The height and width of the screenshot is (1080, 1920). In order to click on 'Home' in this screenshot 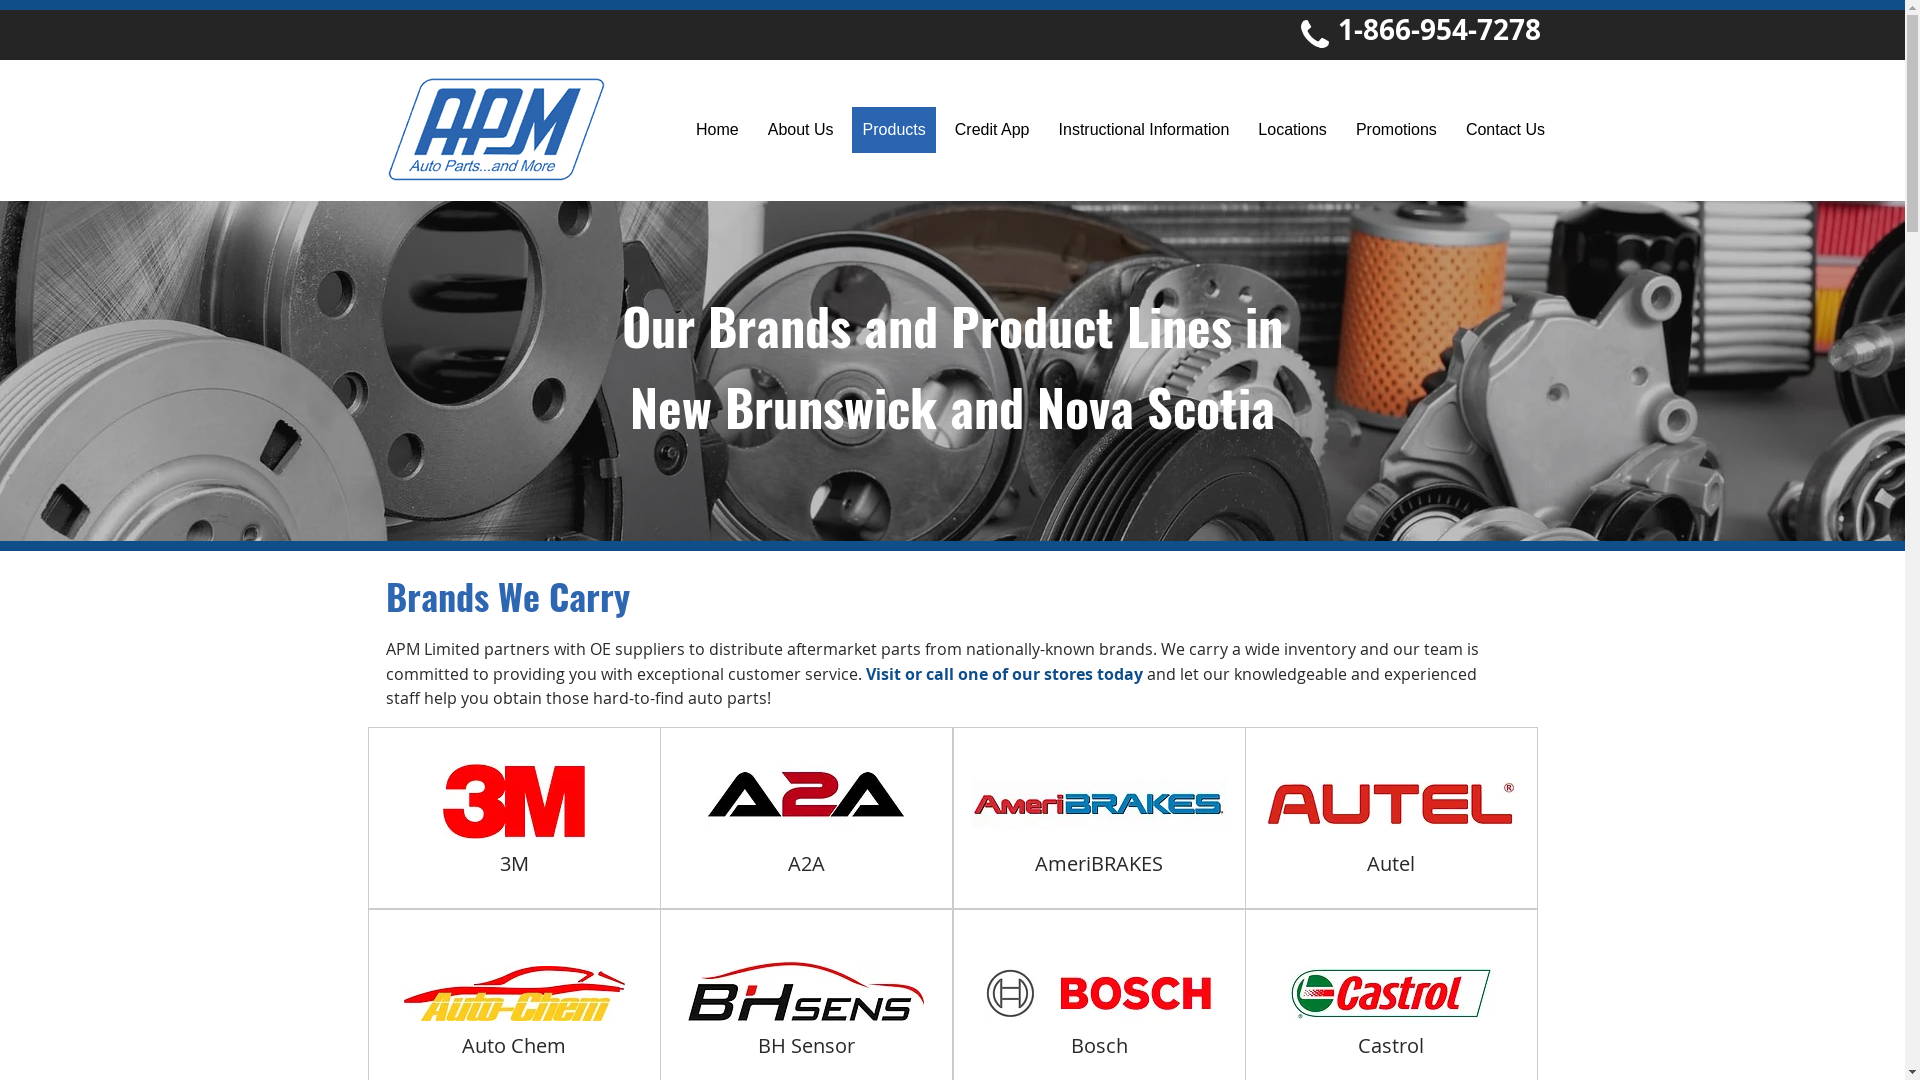, I will do `click(718, 130)`.